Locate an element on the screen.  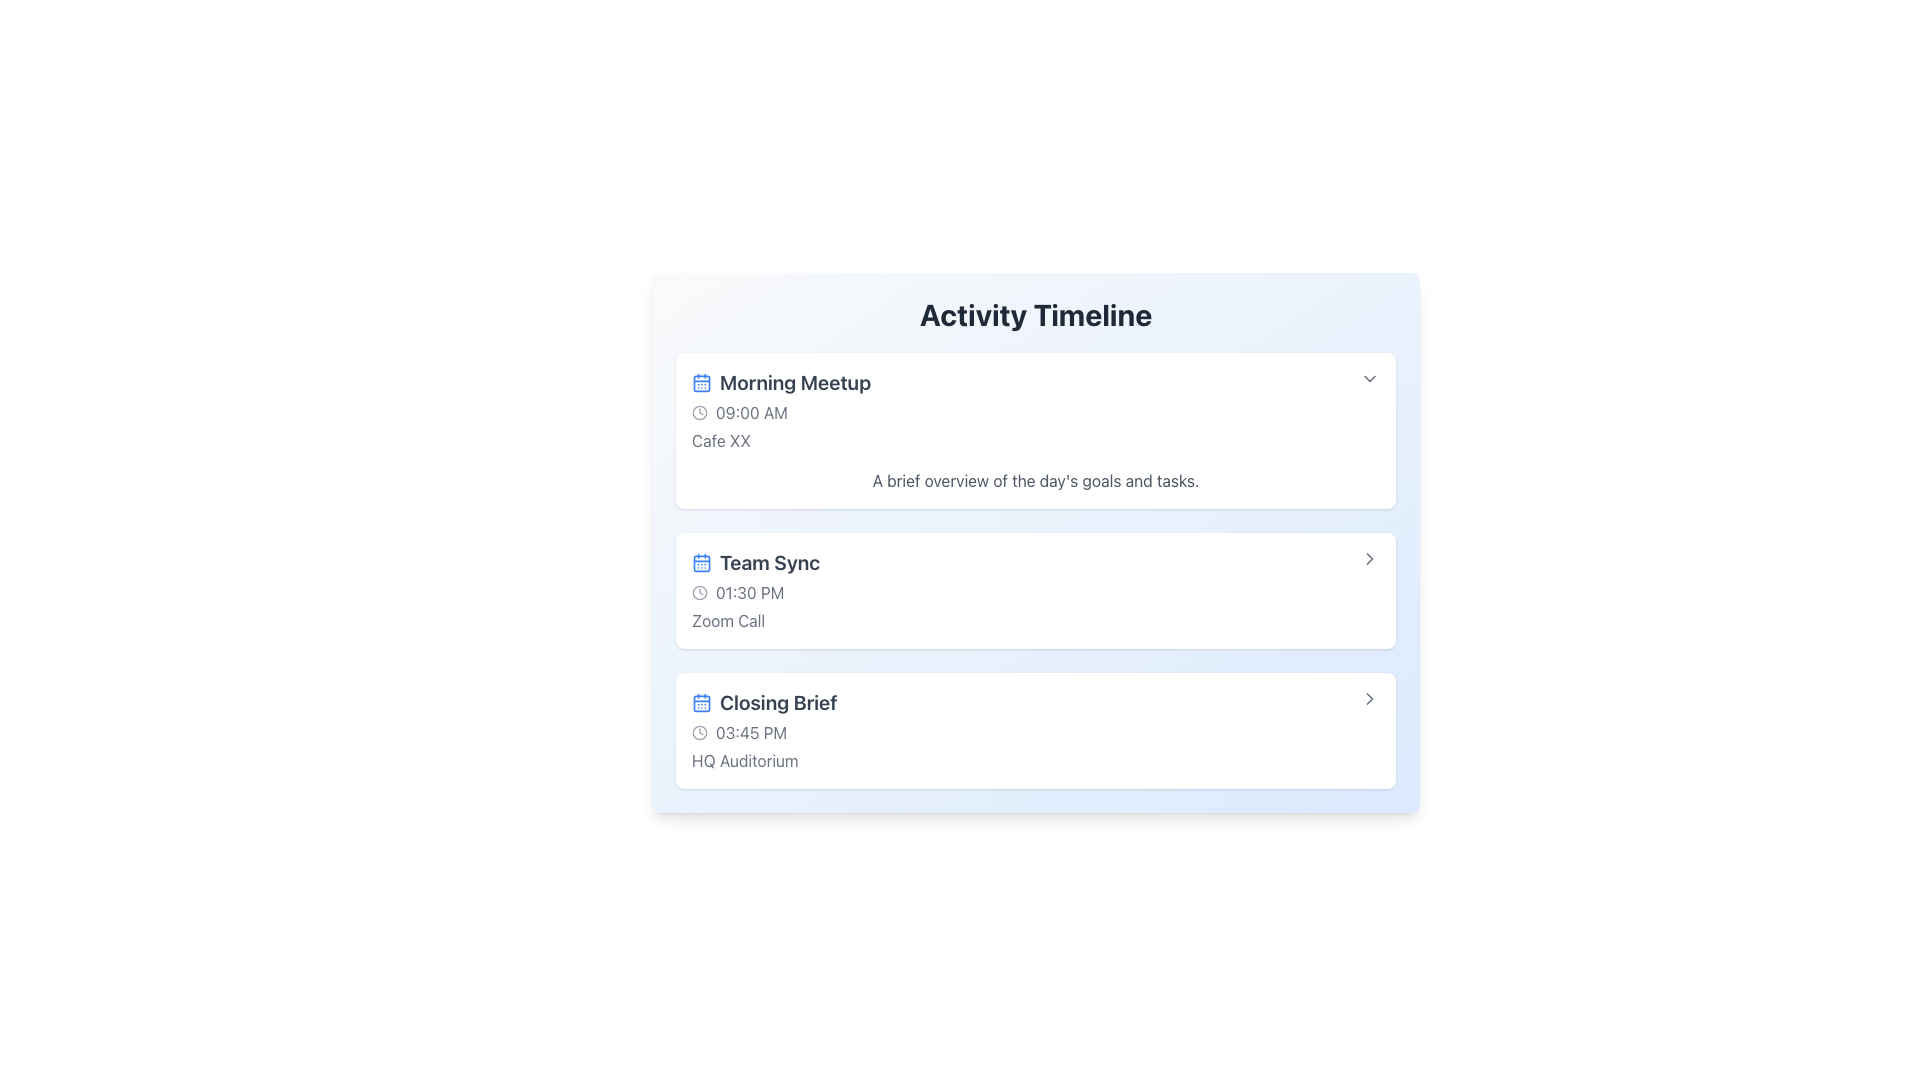
the graphical icon element associated with the 'Closing Brief' timeline entry, which is aligned with the clock symbol for the time '03:45 PM' is located at coordinates (700, 732).